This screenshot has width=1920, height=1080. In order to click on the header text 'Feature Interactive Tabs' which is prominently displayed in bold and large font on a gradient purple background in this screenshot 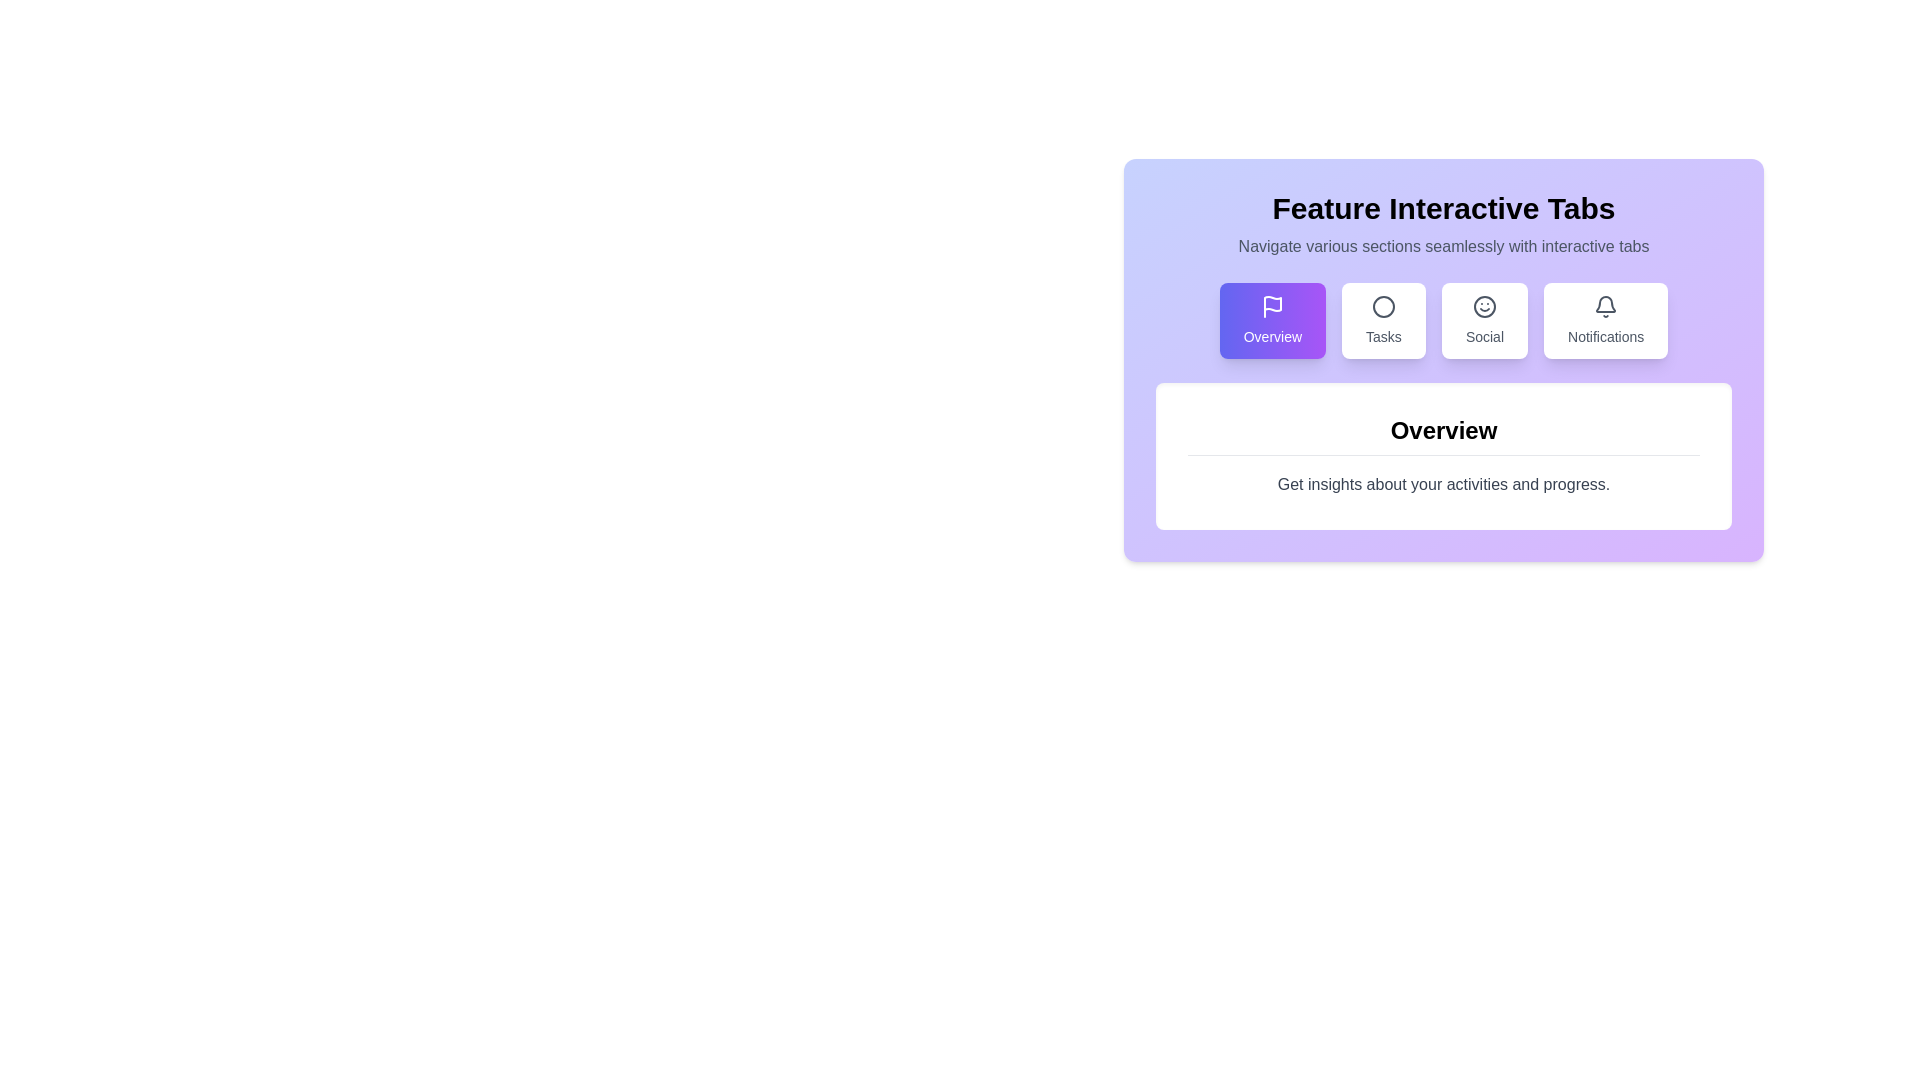, I will do `click(1444, 208)`.